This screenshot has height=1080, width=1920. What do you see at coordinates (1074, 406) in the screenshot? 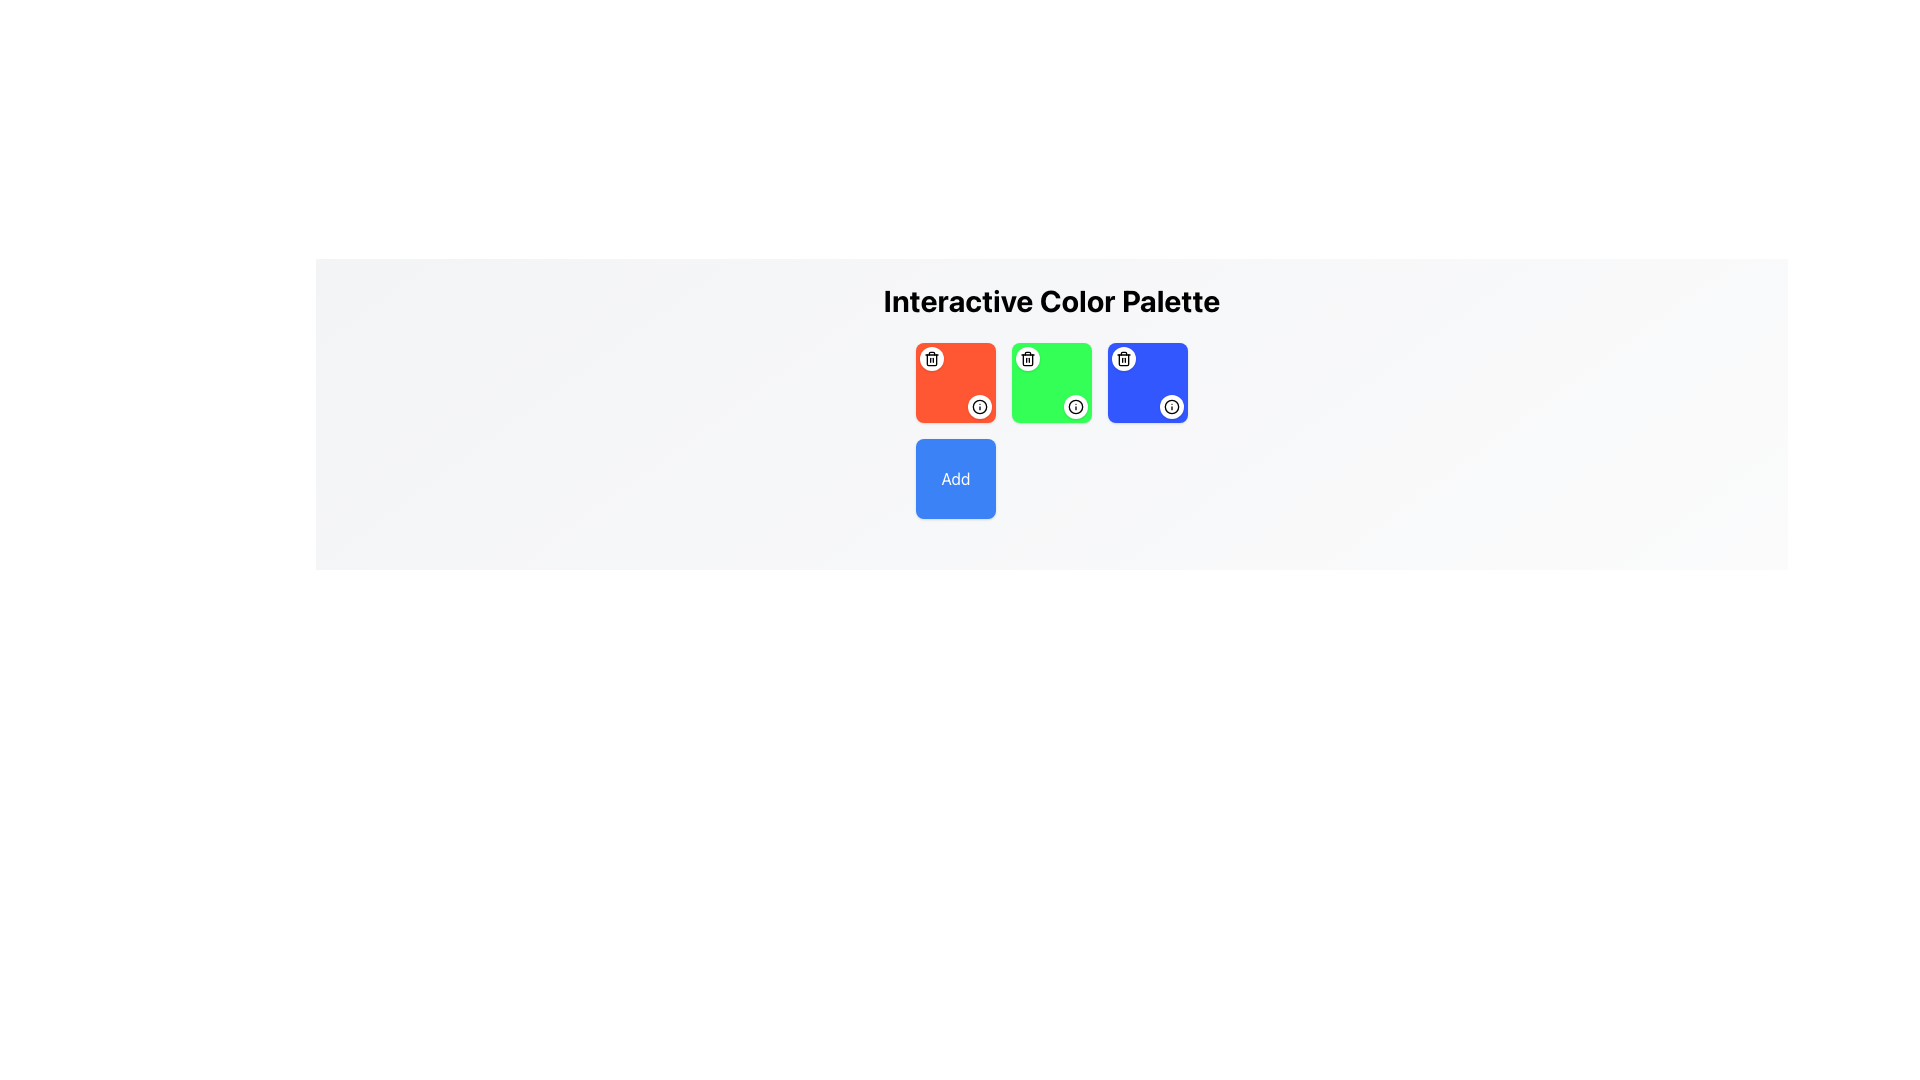
I see `the informational icon located in the bottom-right corner of the green square in the second row of colored squares` at bounding box center [1074, 406].